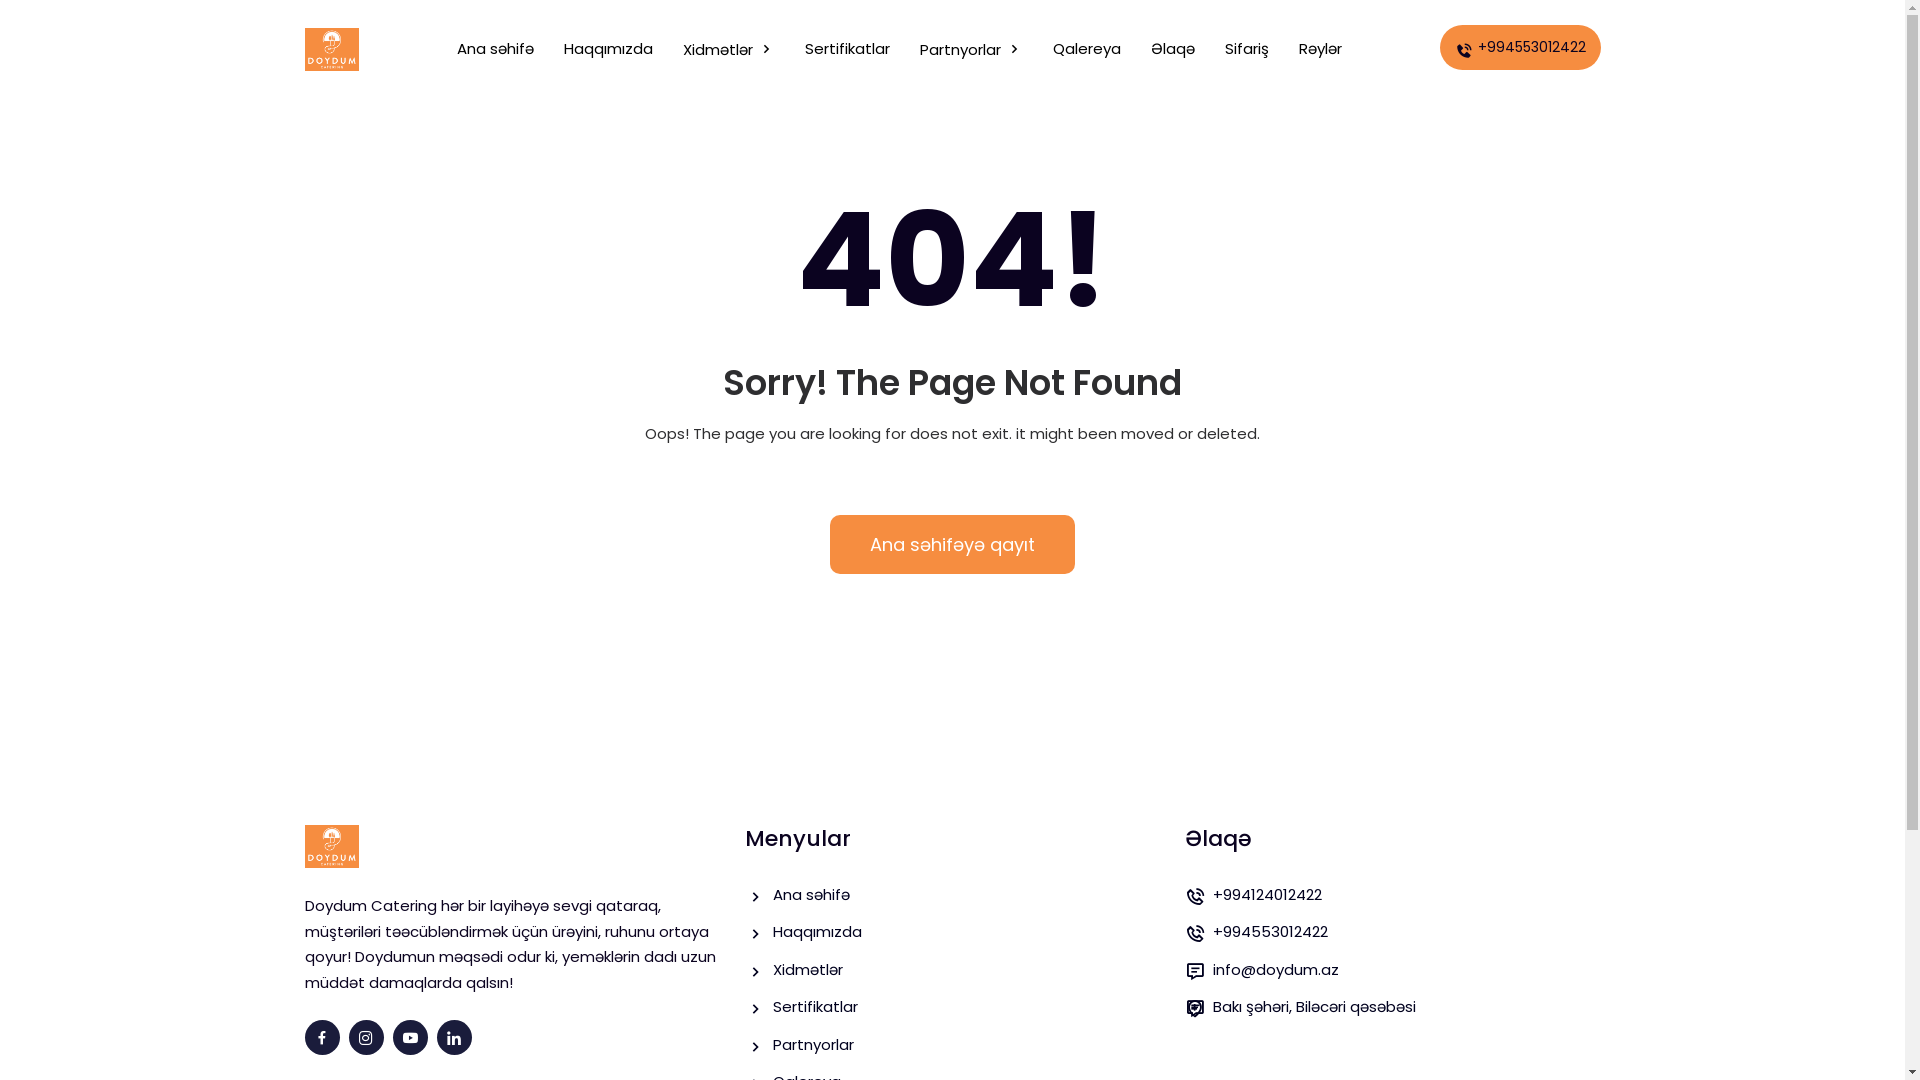 The image size is (1920, 1080). I want to click on 'Qalereya', so click(1085, 48).